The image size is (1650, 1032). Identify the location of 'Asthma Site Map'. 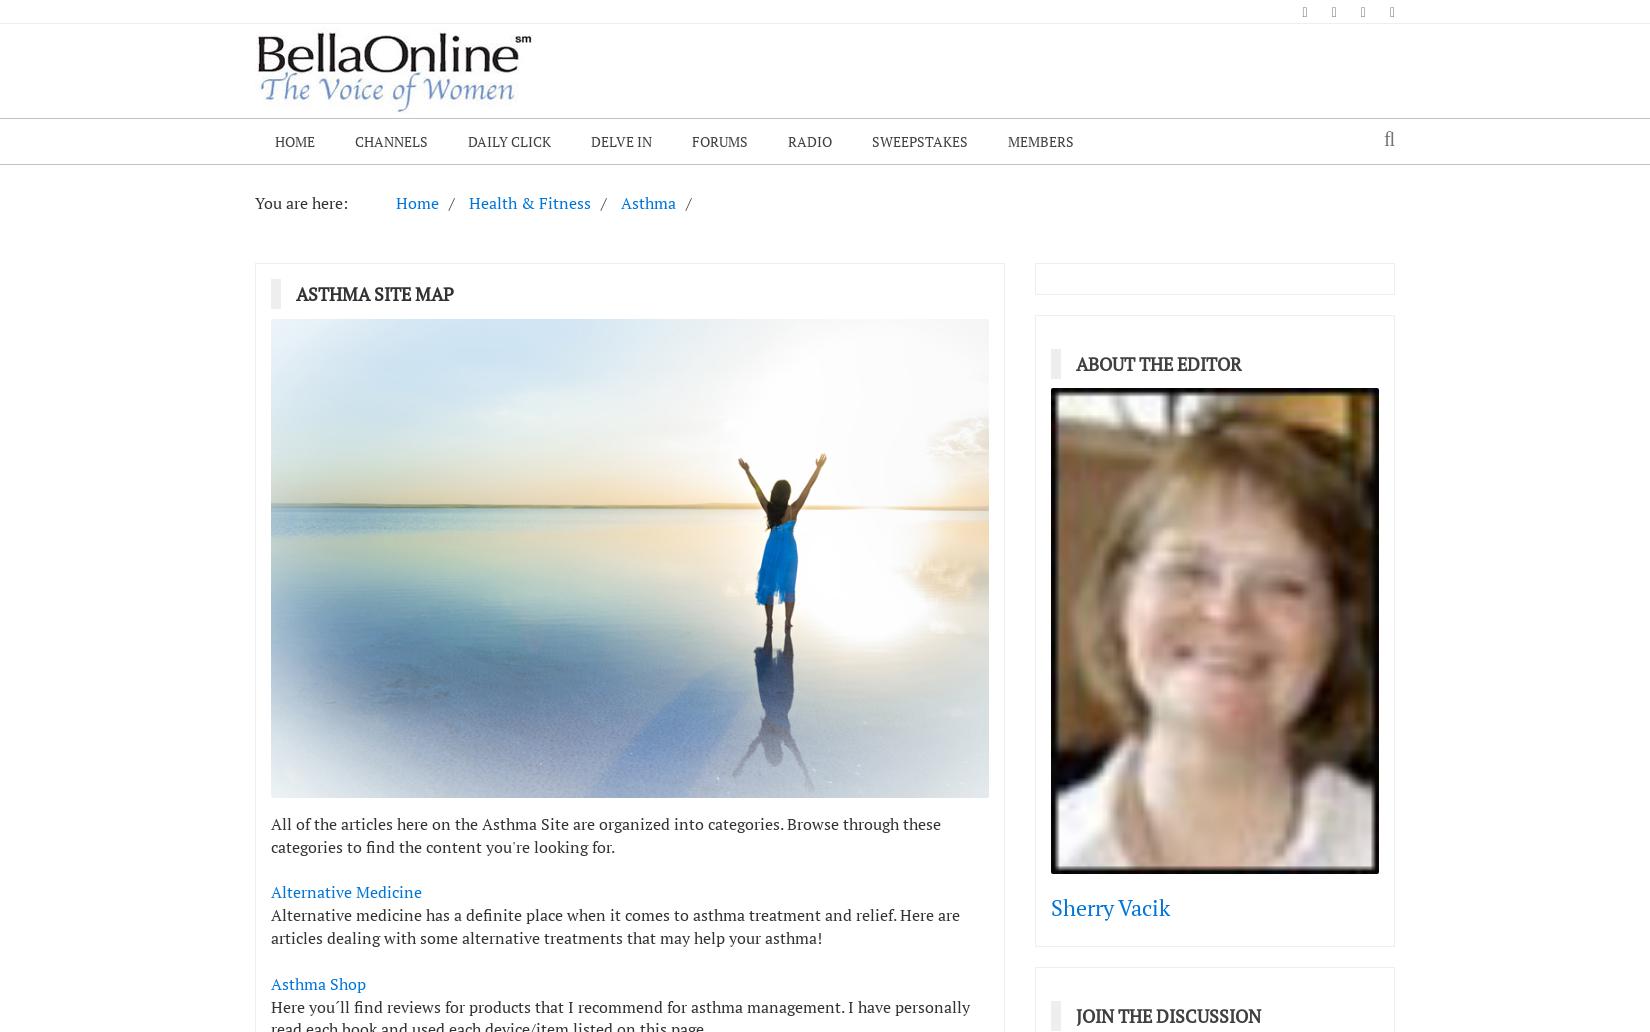
(375, 292).